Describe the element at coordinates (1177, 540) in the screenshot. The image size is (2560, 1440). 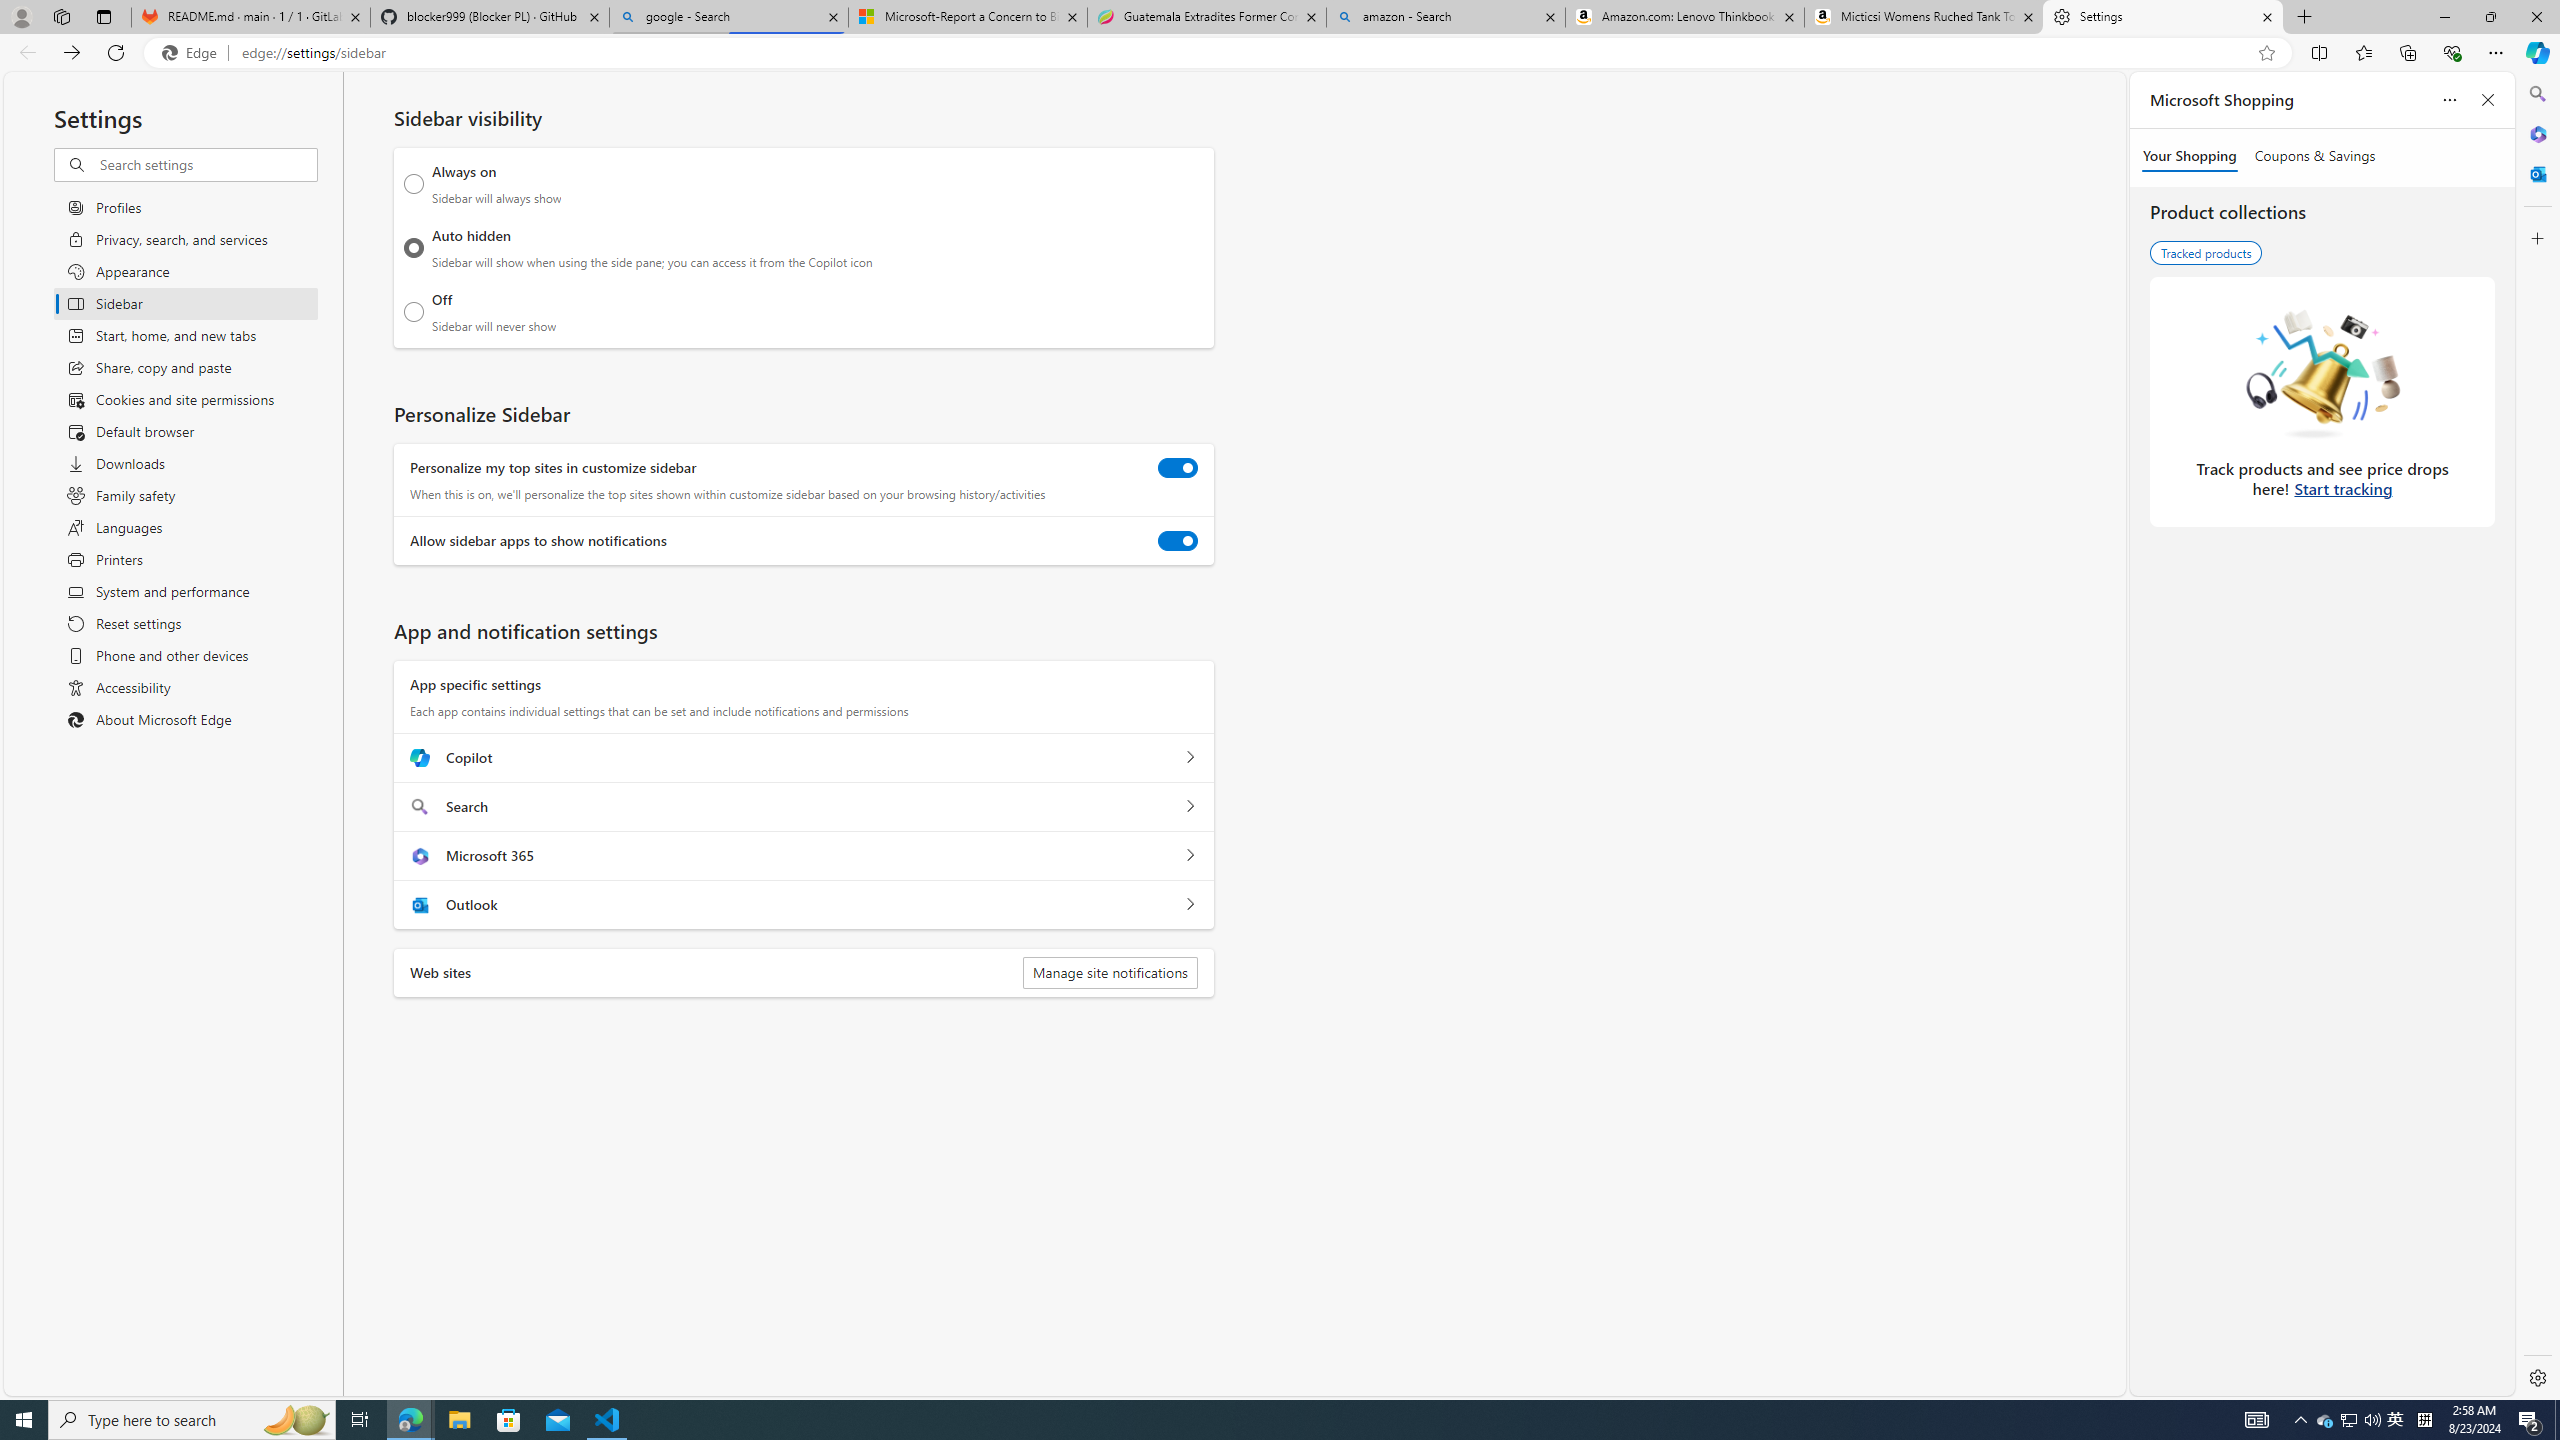
I see `'Allow sidebar apps to show notifications'` at that location.